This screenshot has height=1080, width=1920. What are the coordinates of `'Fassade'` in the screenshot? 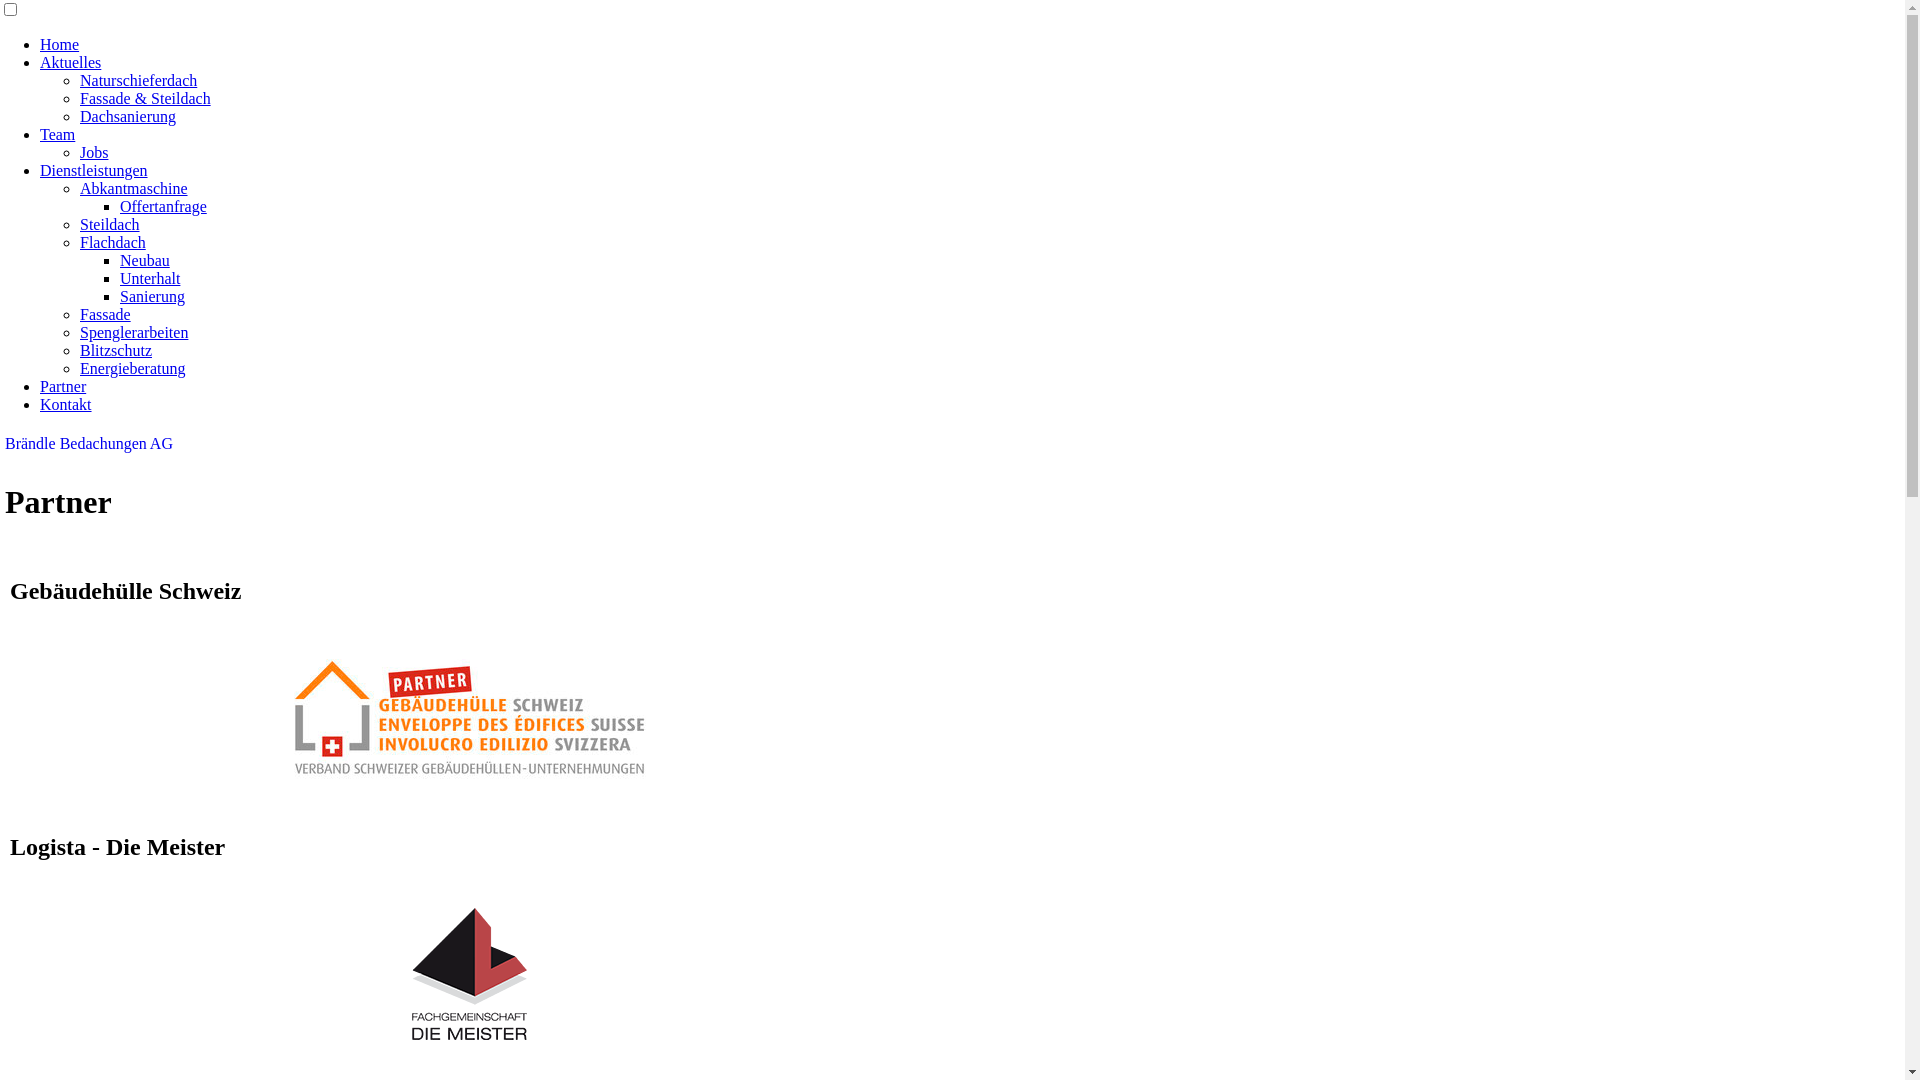 It's located at (104, 314).